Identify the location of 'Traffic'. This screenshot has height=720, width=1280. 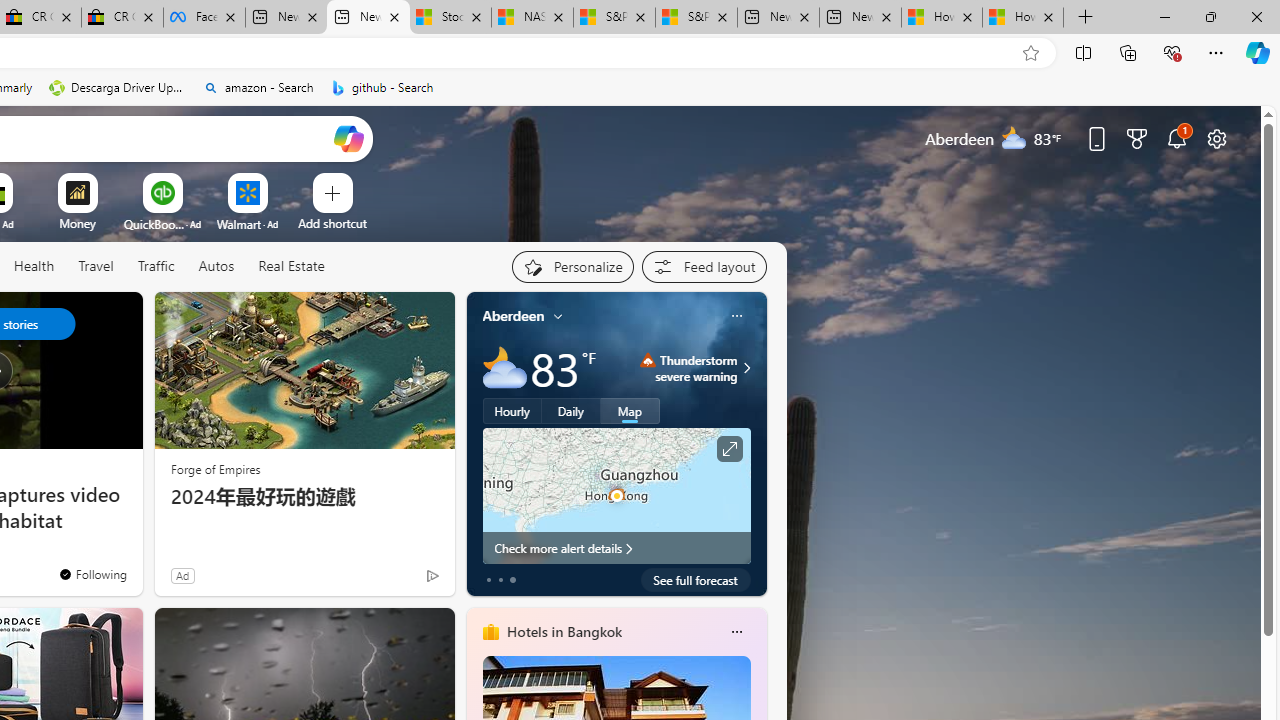
(154, 265).